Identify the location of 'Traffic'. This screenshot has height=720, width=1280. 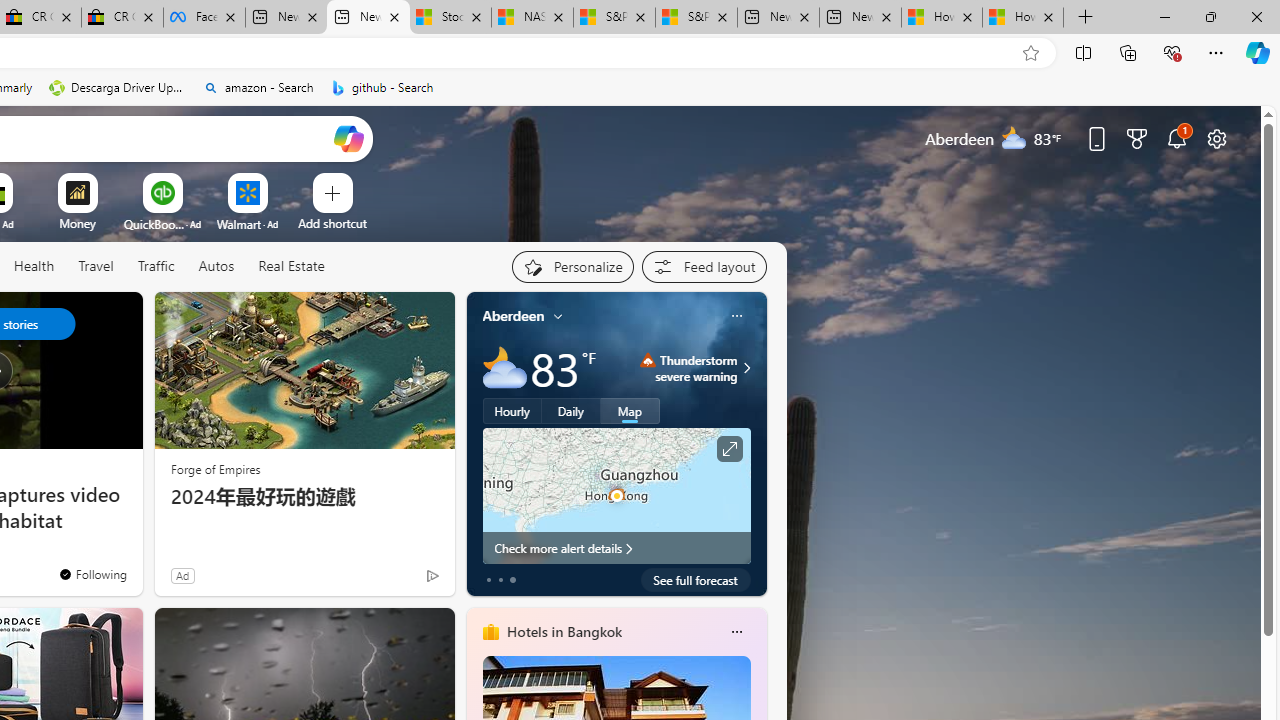
(154, 265).